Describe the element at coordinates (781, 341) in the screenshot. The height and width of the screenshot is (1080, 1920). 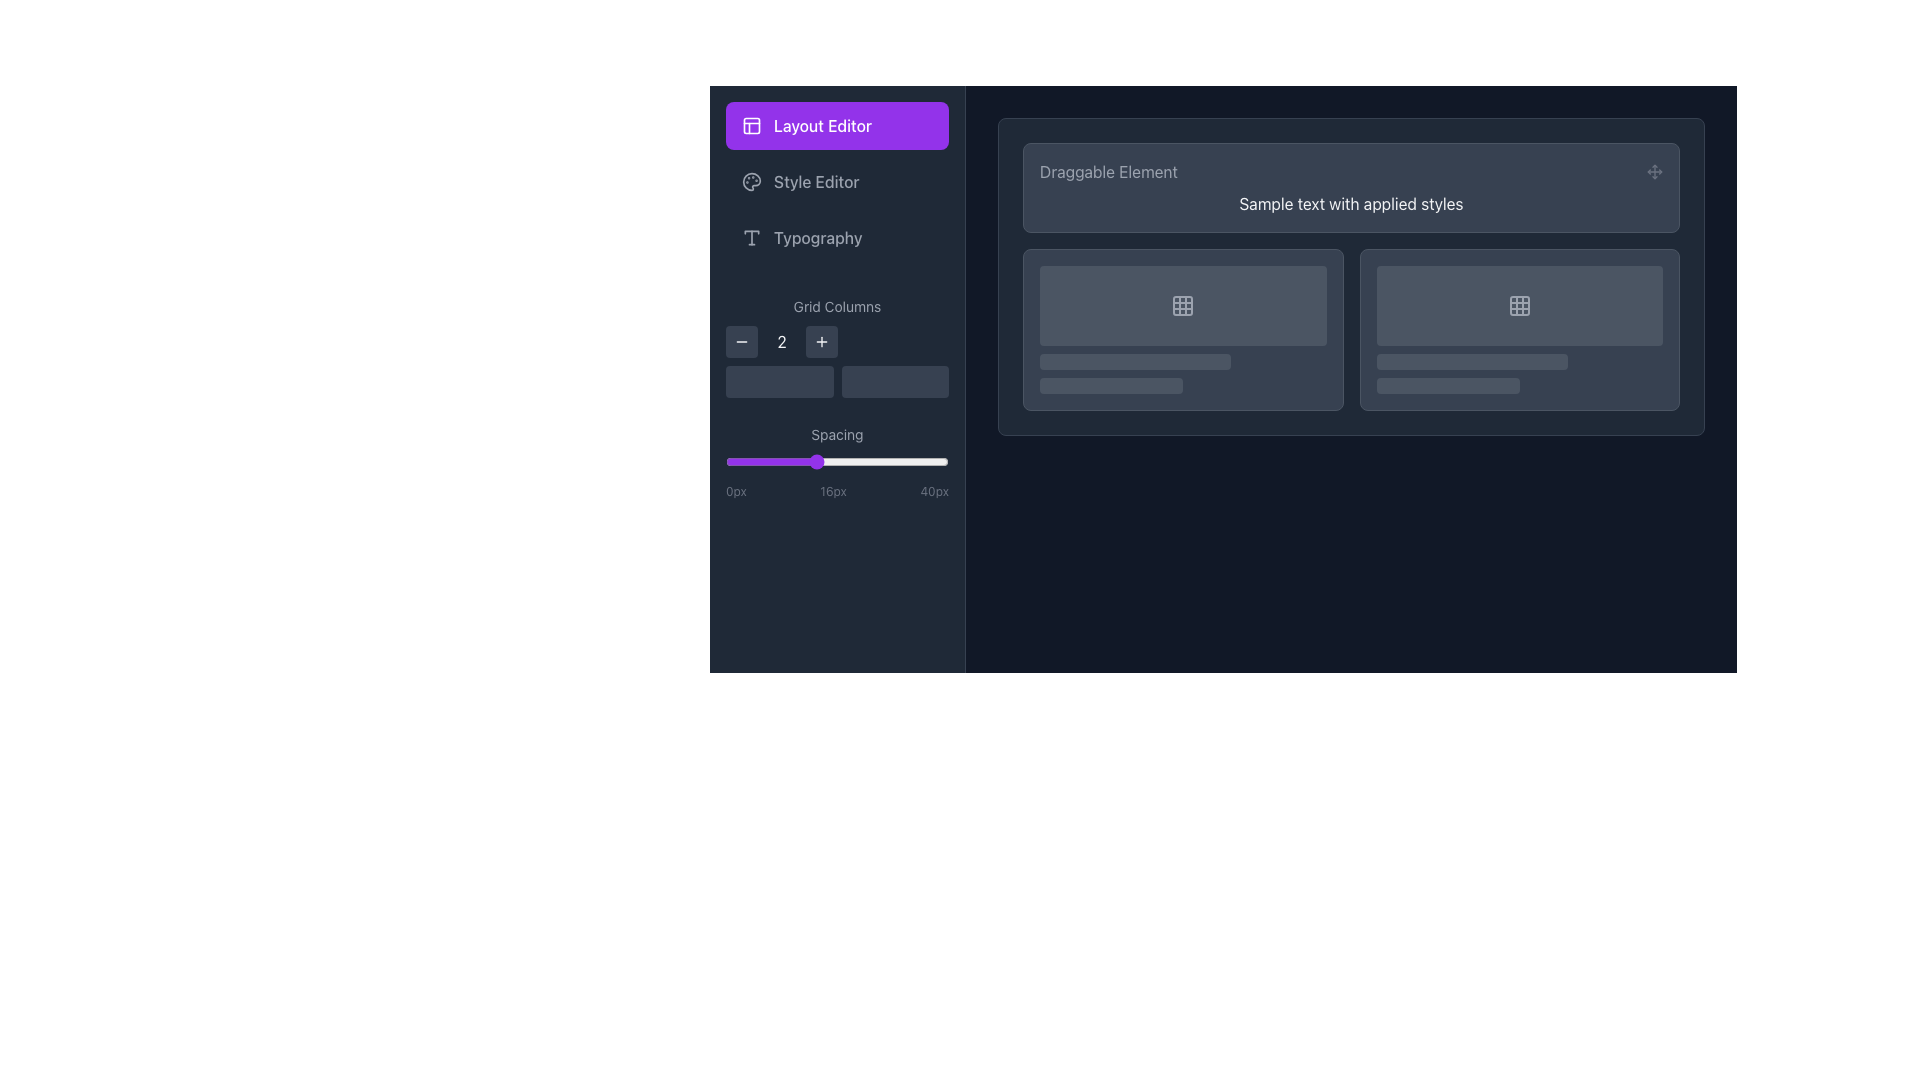
I see `the Label displaying the current value of the 'Grid Columns' setting, located between the '-' and '+' buttons in the 'Layout Editor' sidebar` at that location.